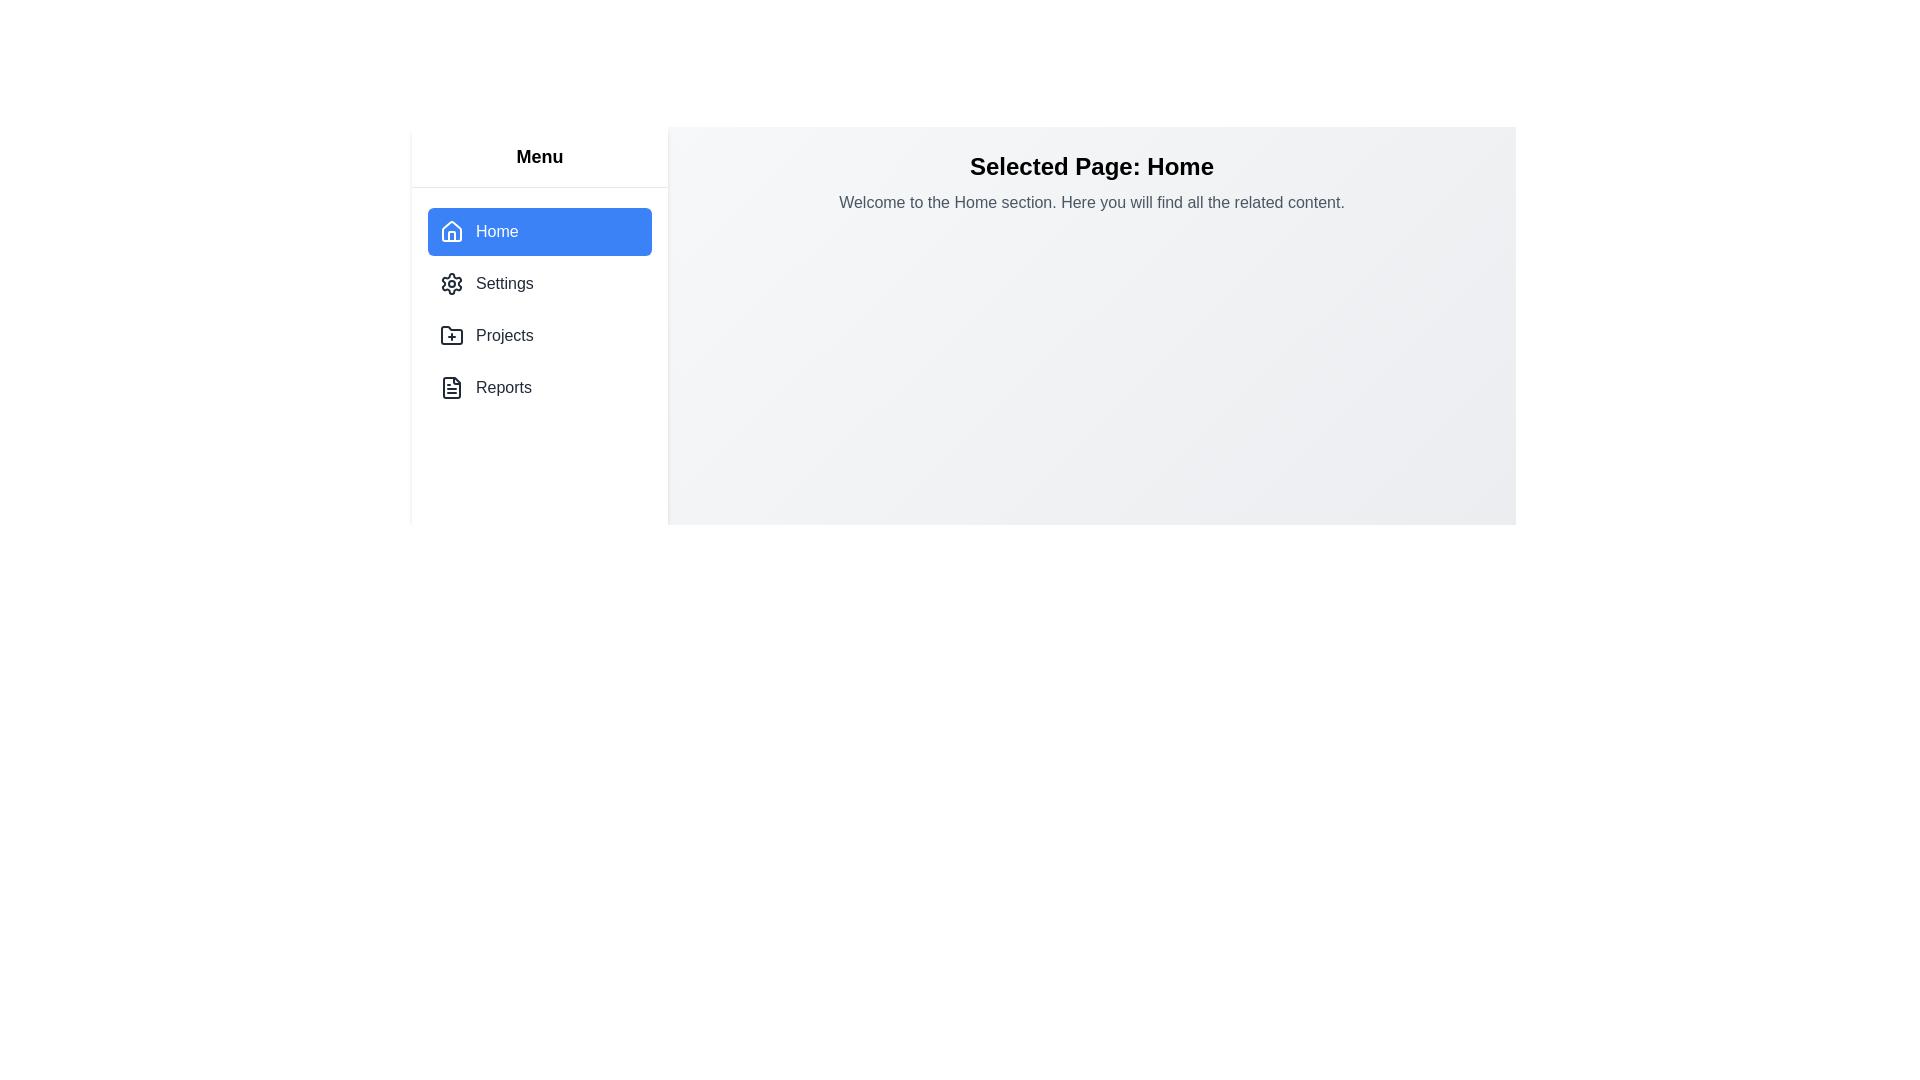 This screenshot has width=1920, height=1080. Describe the element at coordinates (504, 284) in the screenshot. I see `the 'Settings' text label in the left sidebar navigation menu, which is styled in dark gray and is positioned next to a settings icon` at that location.